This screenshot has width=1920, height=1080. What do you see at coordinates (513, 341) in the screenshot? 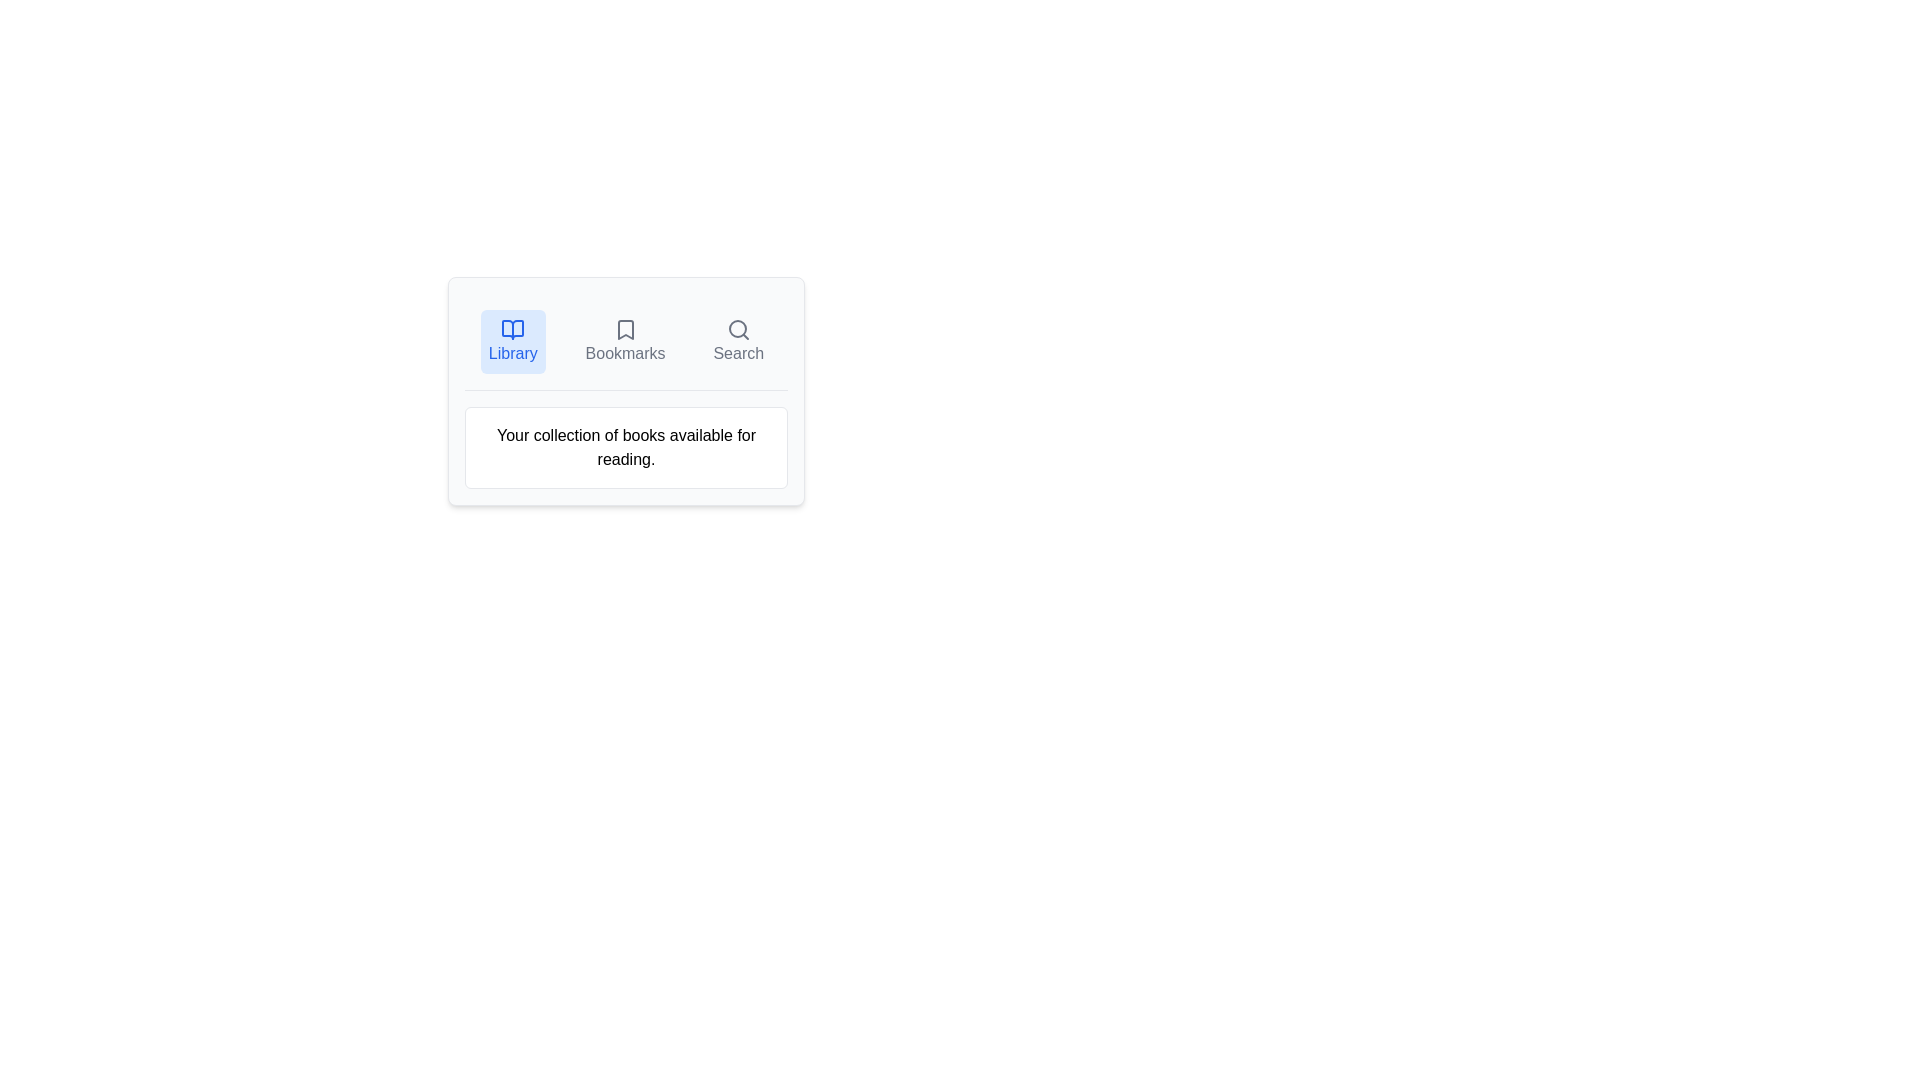
I see `the currently selected tab to ensure it is active` at bounding box center [513, 341].